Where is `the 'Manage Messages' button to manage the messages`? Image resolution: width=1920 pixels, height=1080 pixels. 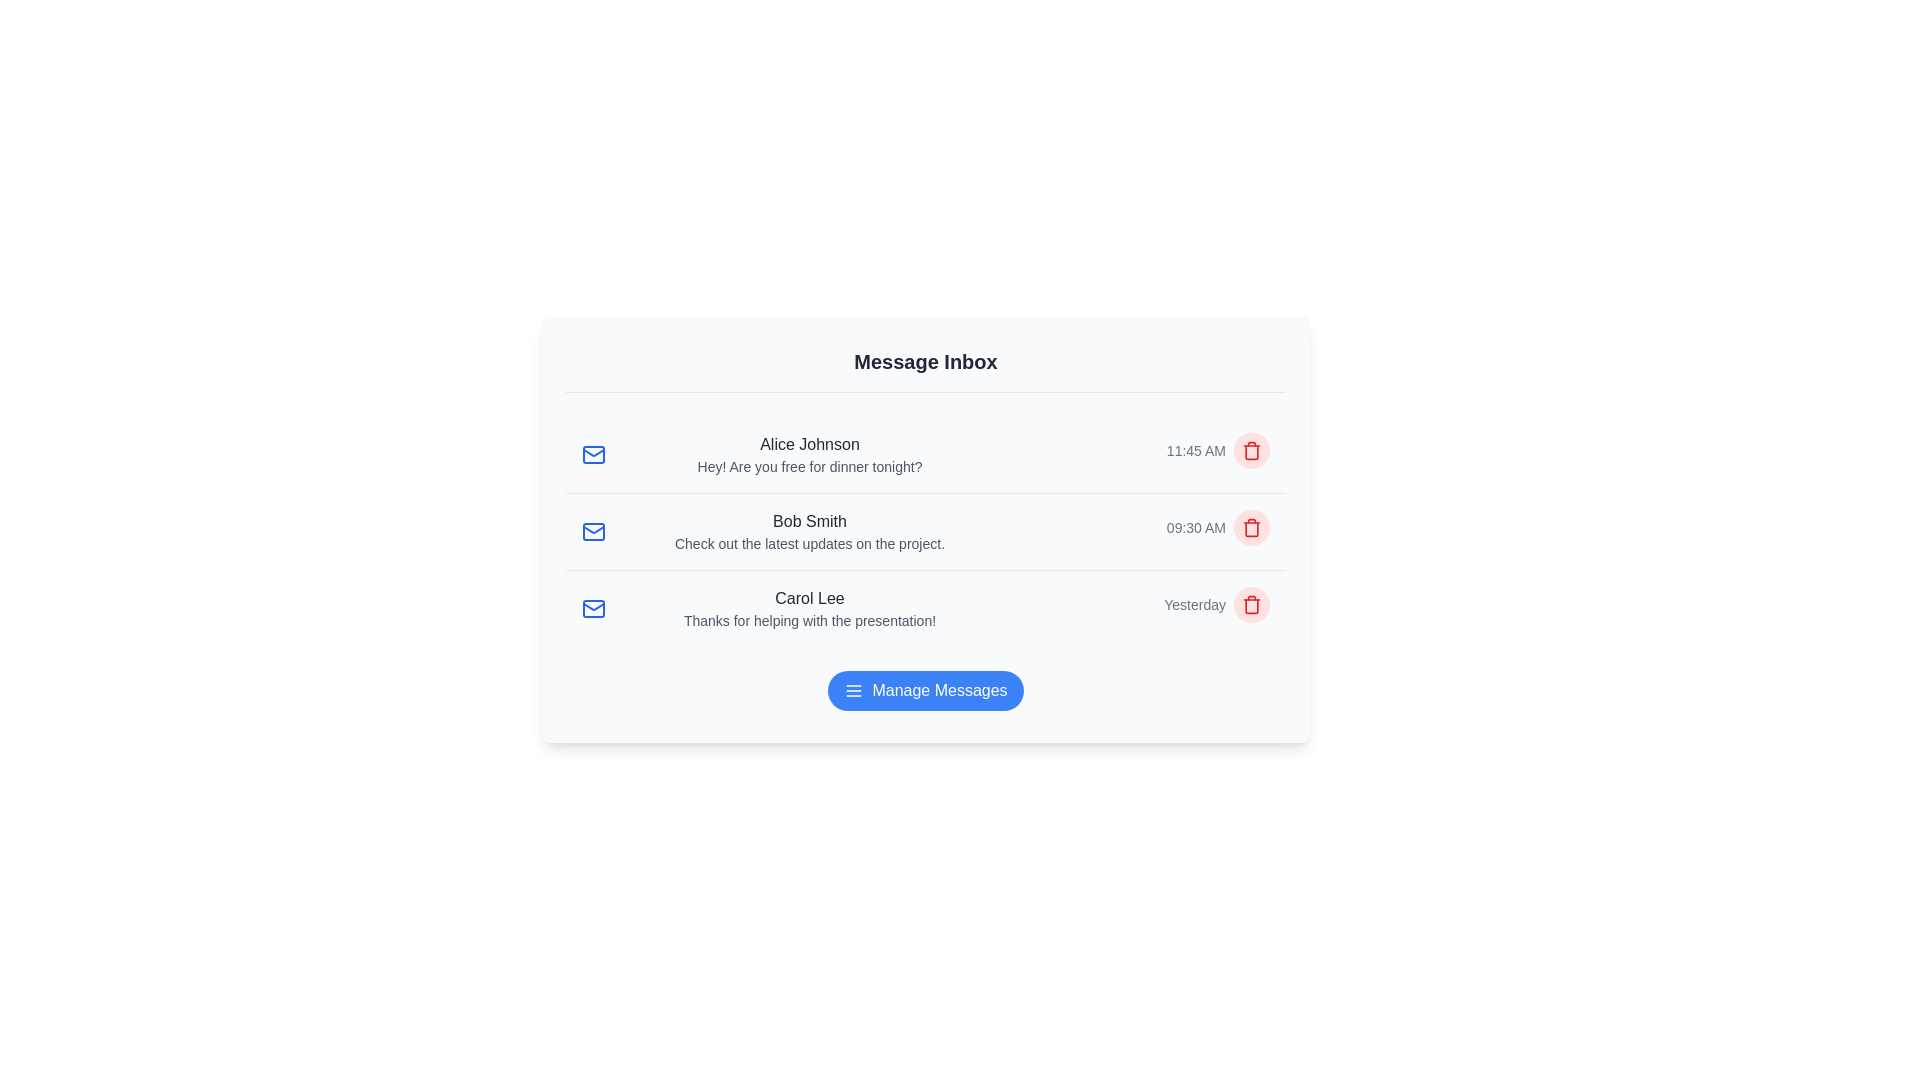
the 'Manage Messages' button to manage the messages is located at coordinates (925, 689).